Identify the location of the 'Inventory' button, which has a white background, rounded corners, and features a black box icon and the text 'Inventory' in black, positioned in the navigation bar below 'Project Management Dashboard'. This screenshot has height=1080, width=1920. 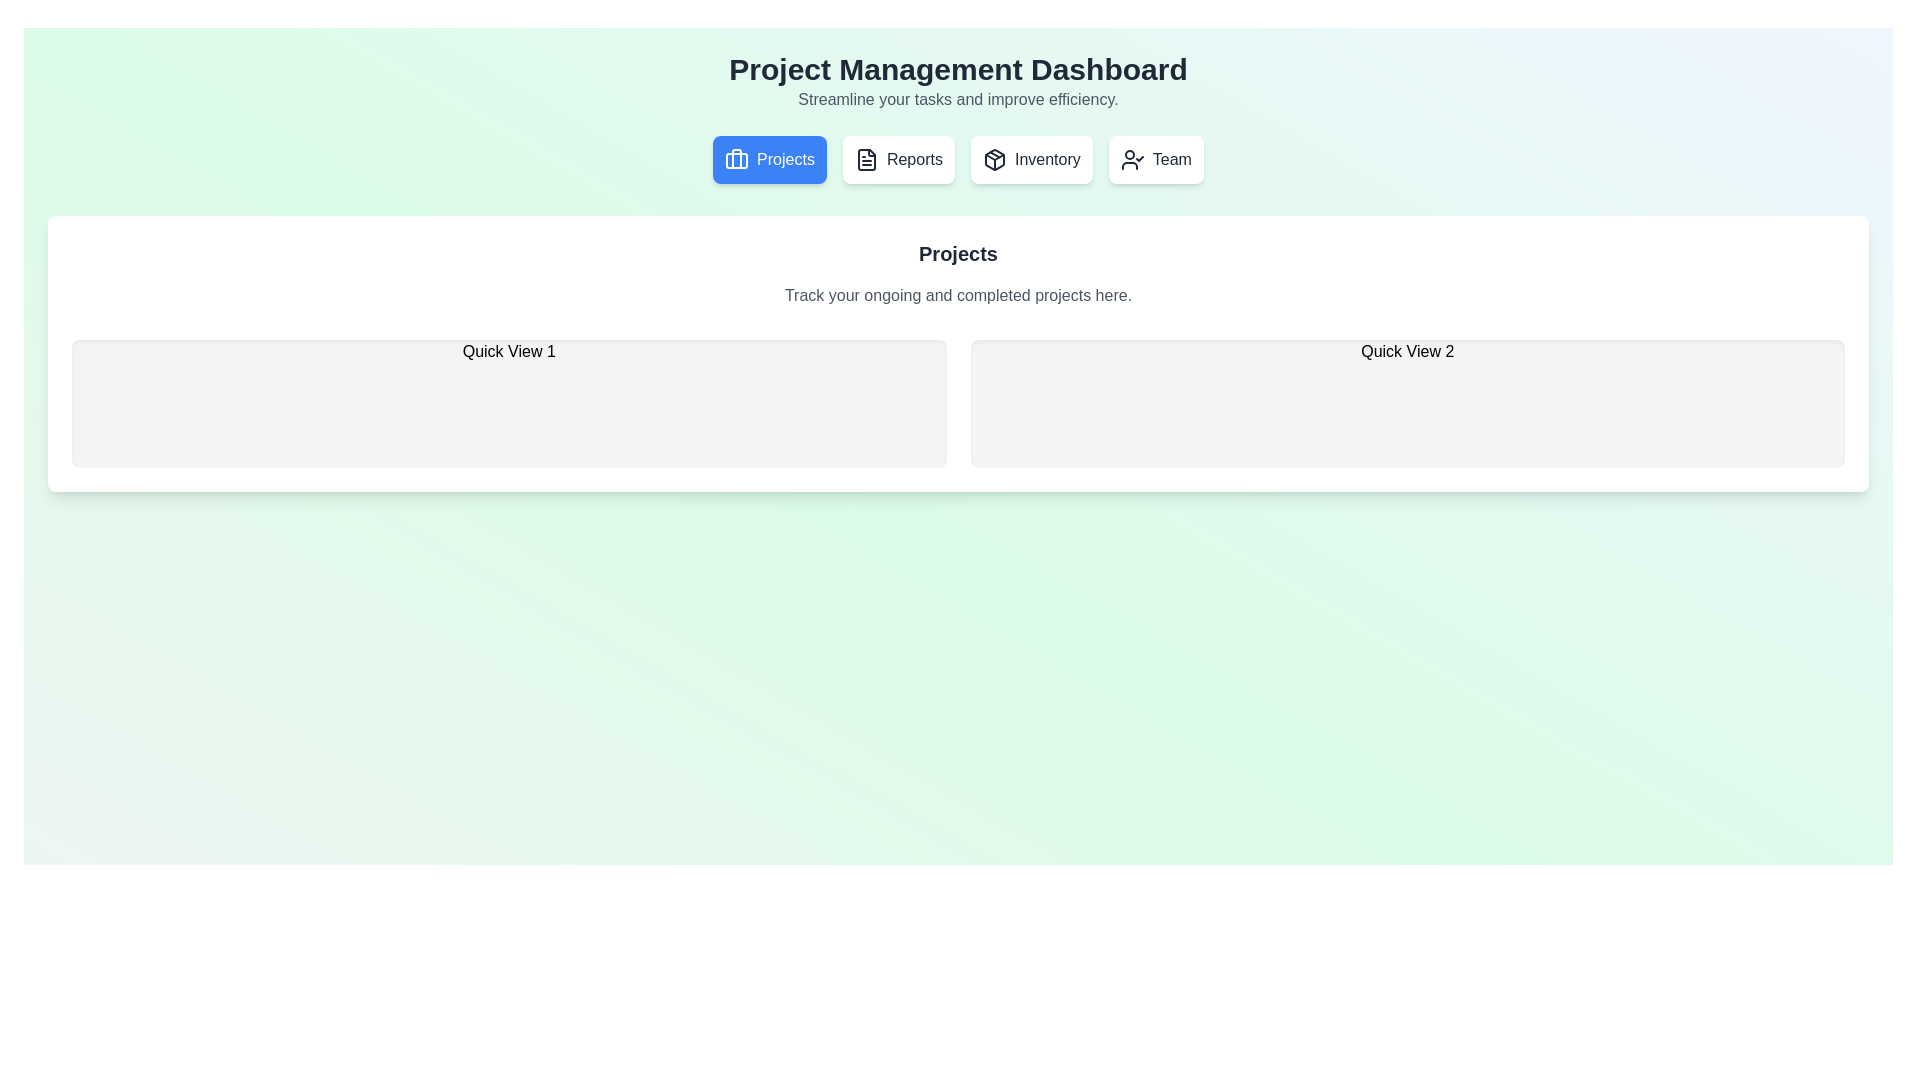
(1031, 158).